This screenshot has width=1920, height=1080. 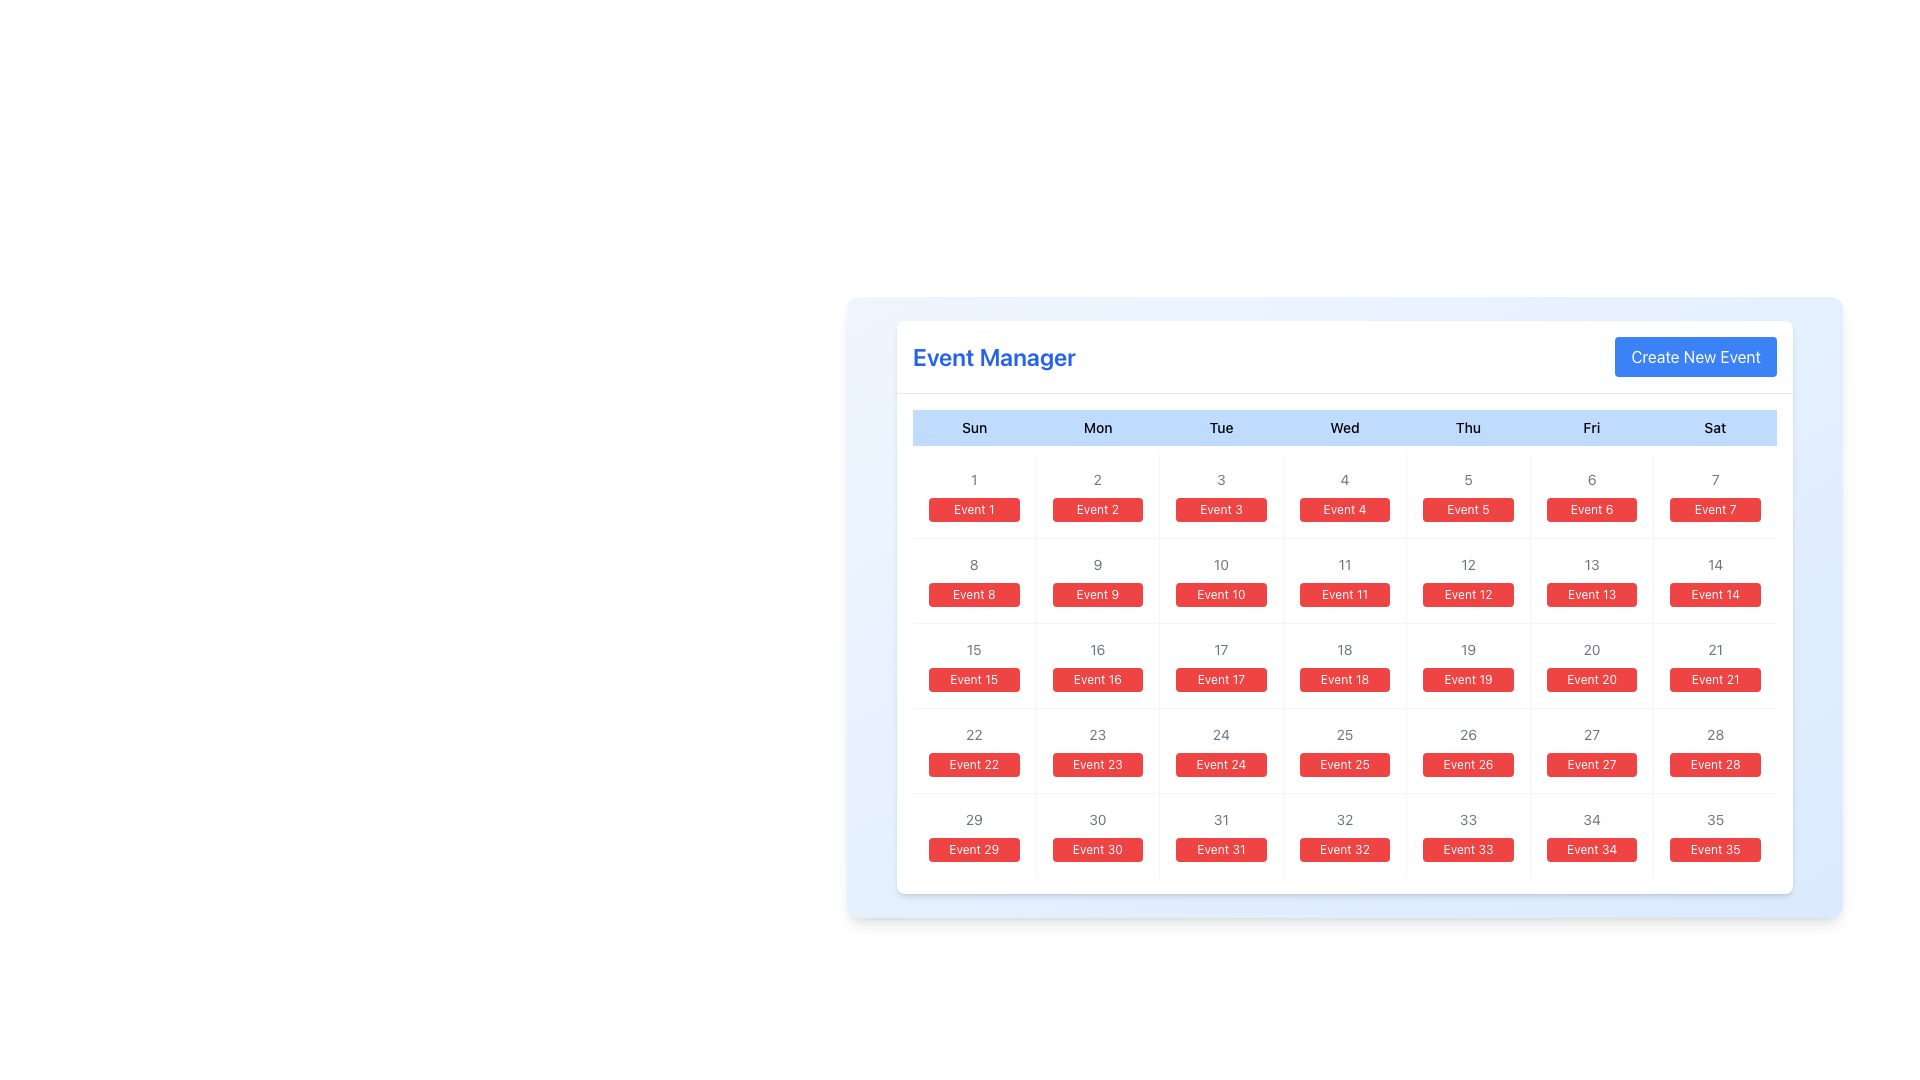 What do you see at coordinates (1714, 508) in the screenshot?
I see `the small rectangular button with a bright red background and white text labeled 'Event 7', located under the 'Sat' column in the calendar grid` at bounding box center [1714, 508].